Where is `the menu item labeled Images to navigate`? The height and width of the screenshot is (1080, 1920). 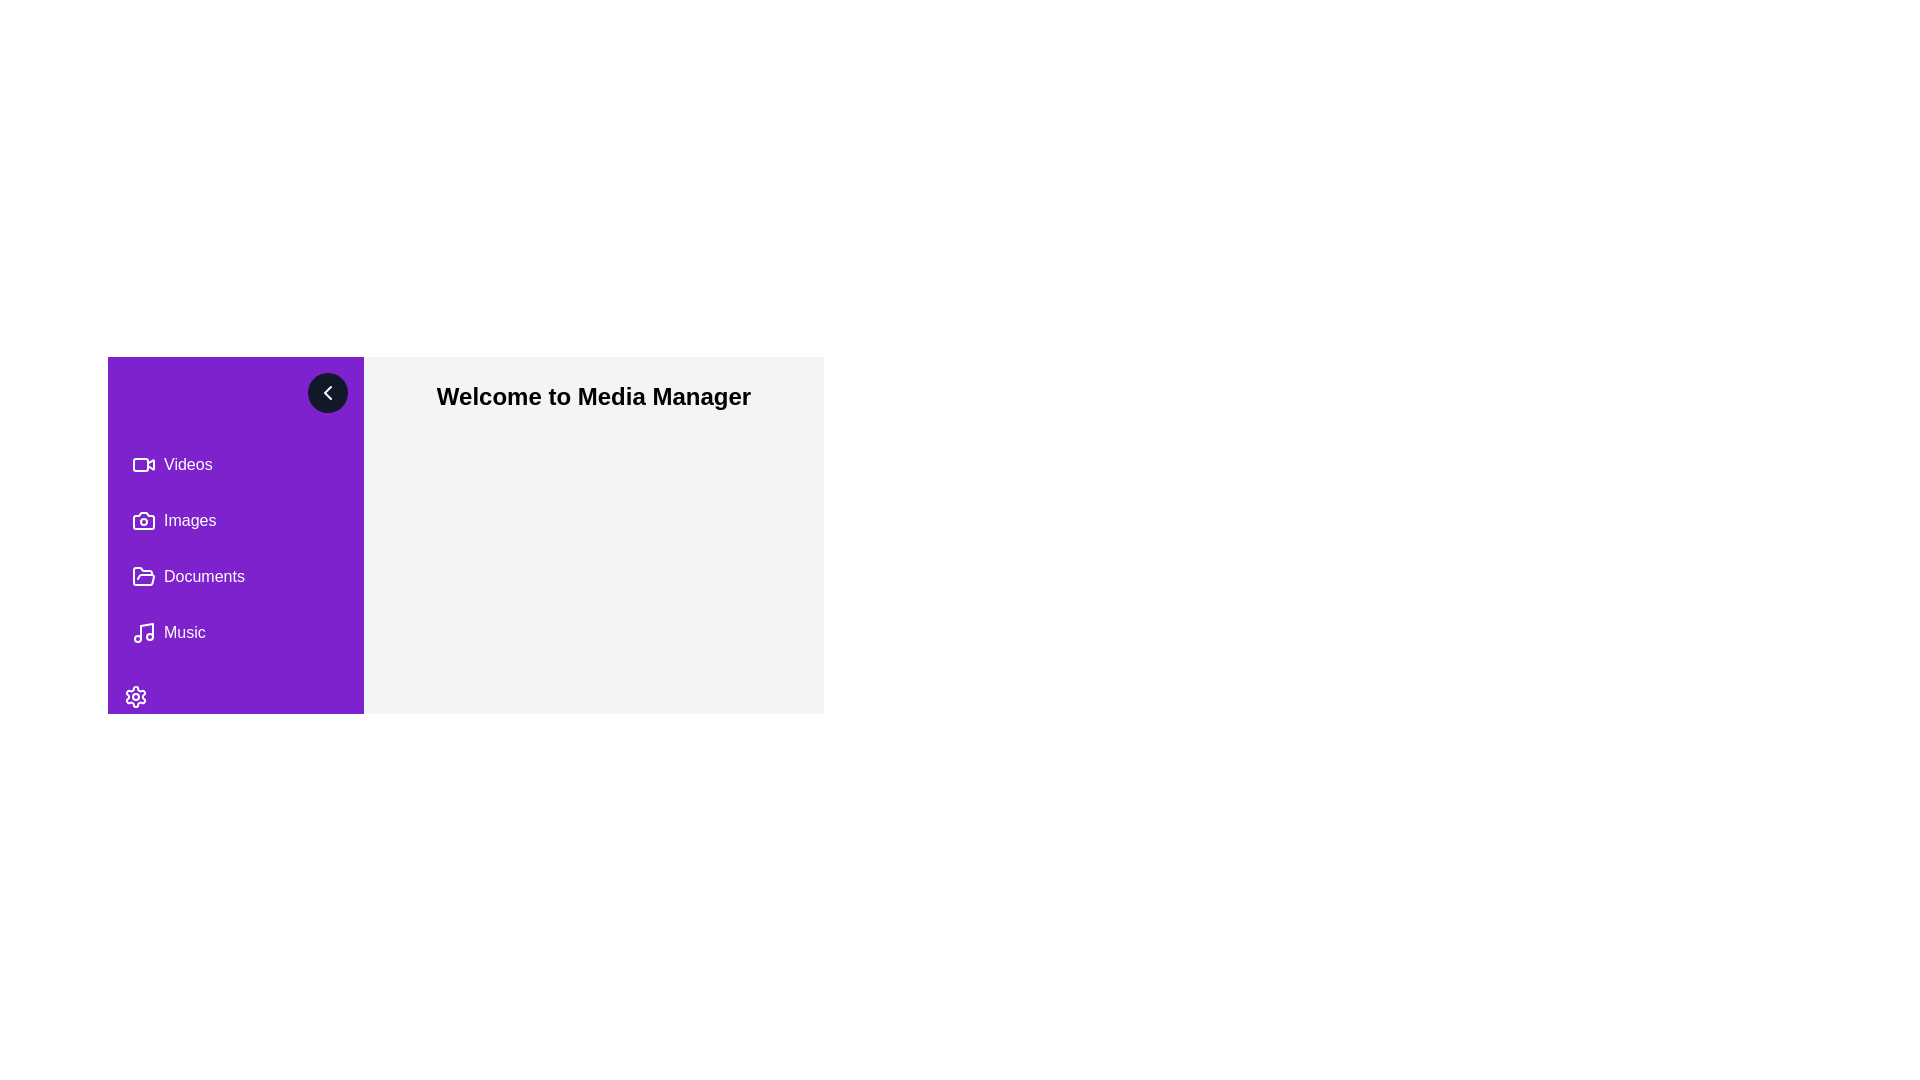
the menu item labeled Images to navigate is located at coordinates (235, 519).